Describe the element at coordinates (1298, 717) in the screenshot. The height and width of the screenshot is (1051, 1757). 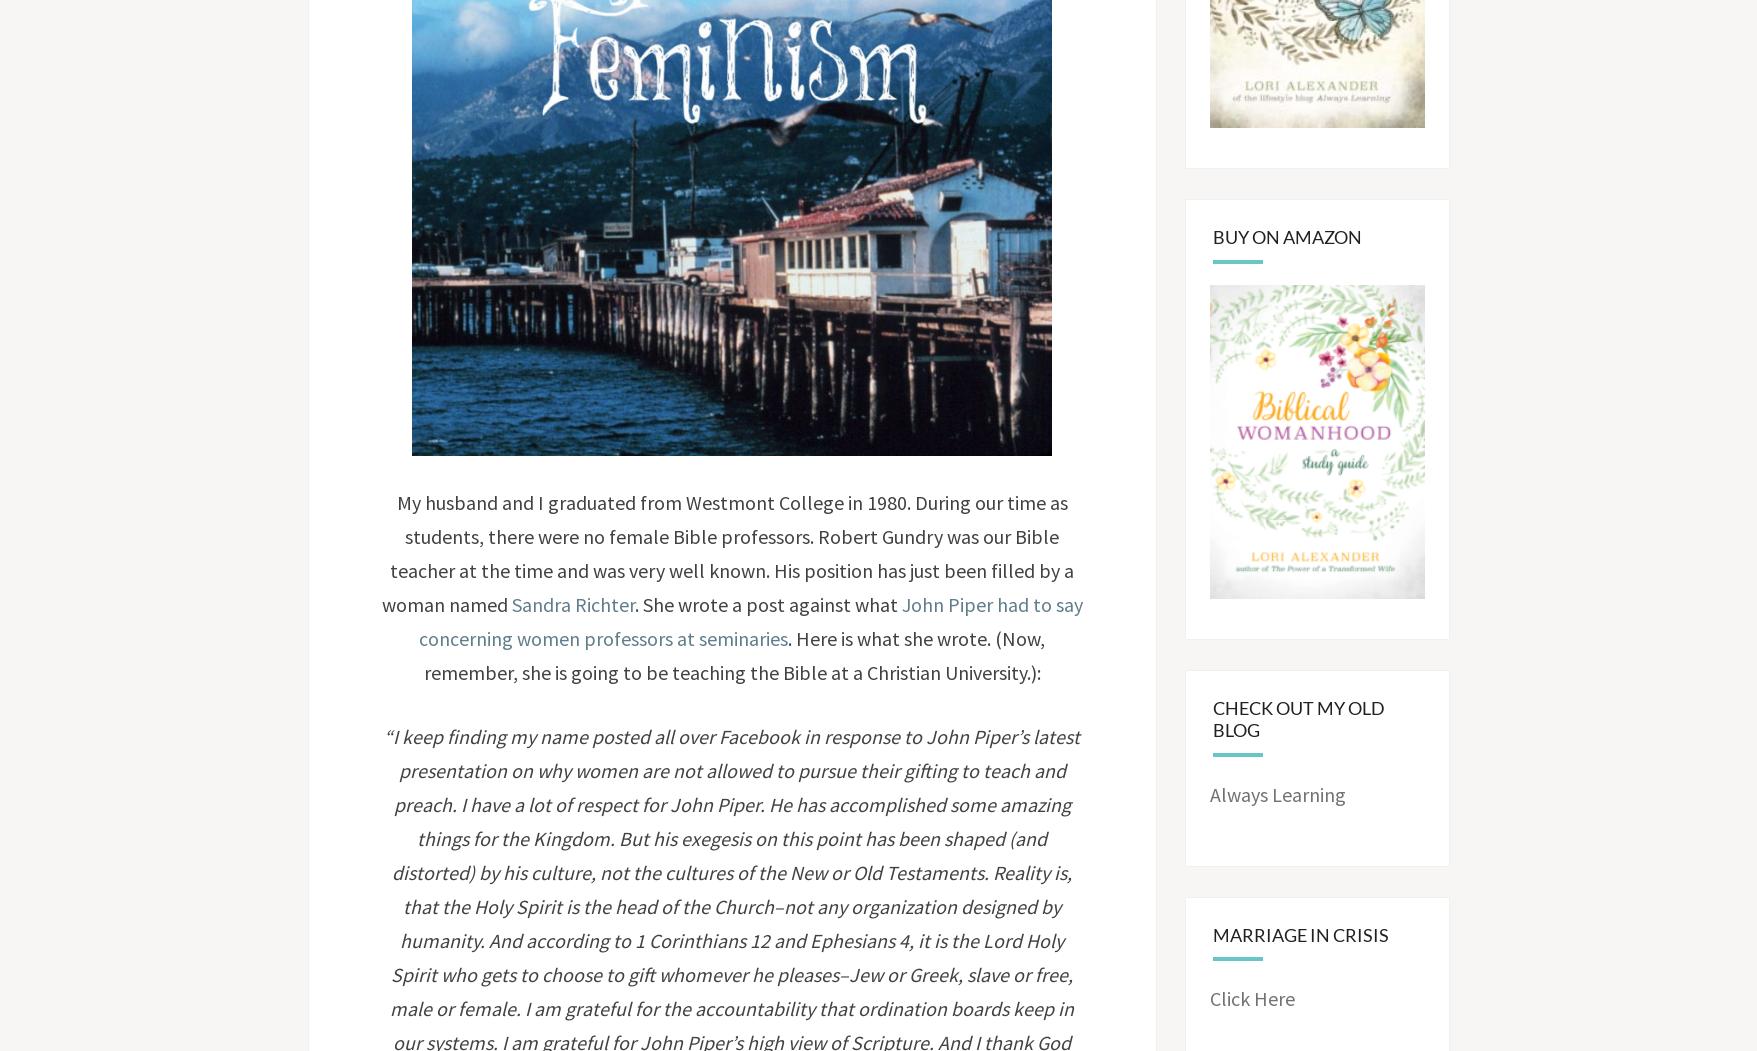
I see `'Check out my old blog'` at that location.